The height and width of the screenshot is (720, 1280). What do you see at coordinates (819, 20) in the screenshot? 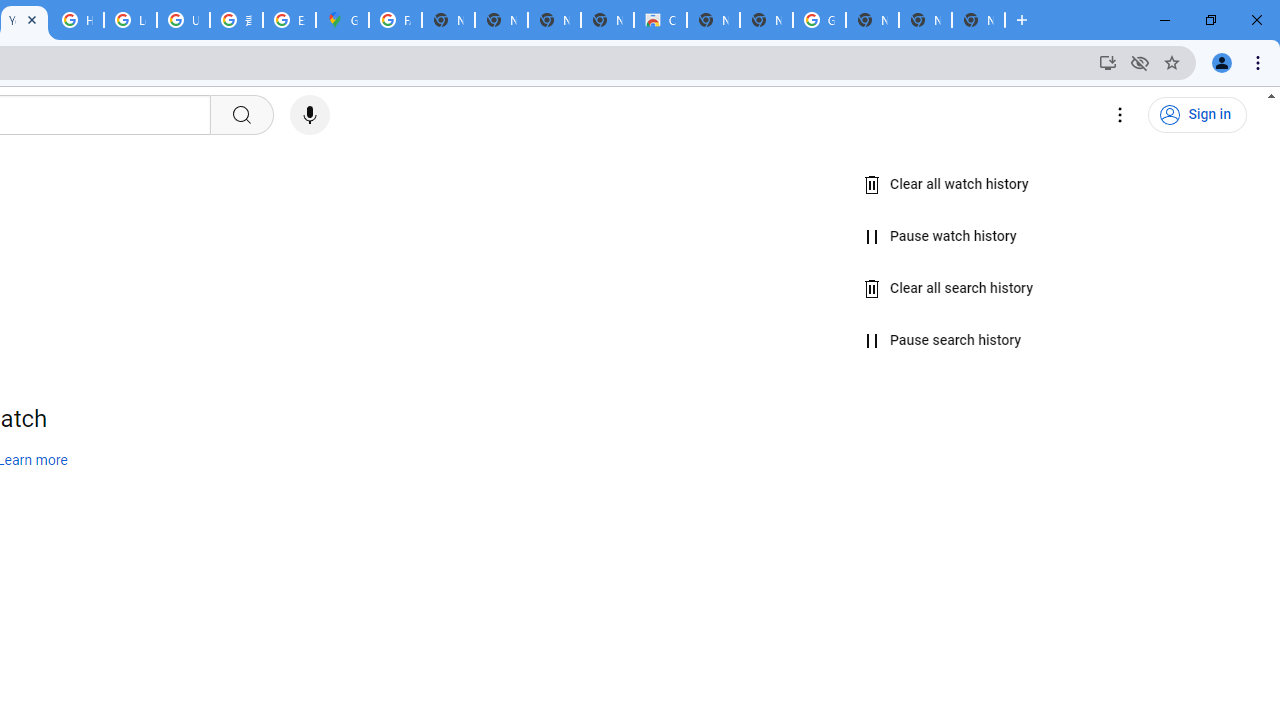
I see `'Google Images'` at bounding box center [819, 20].